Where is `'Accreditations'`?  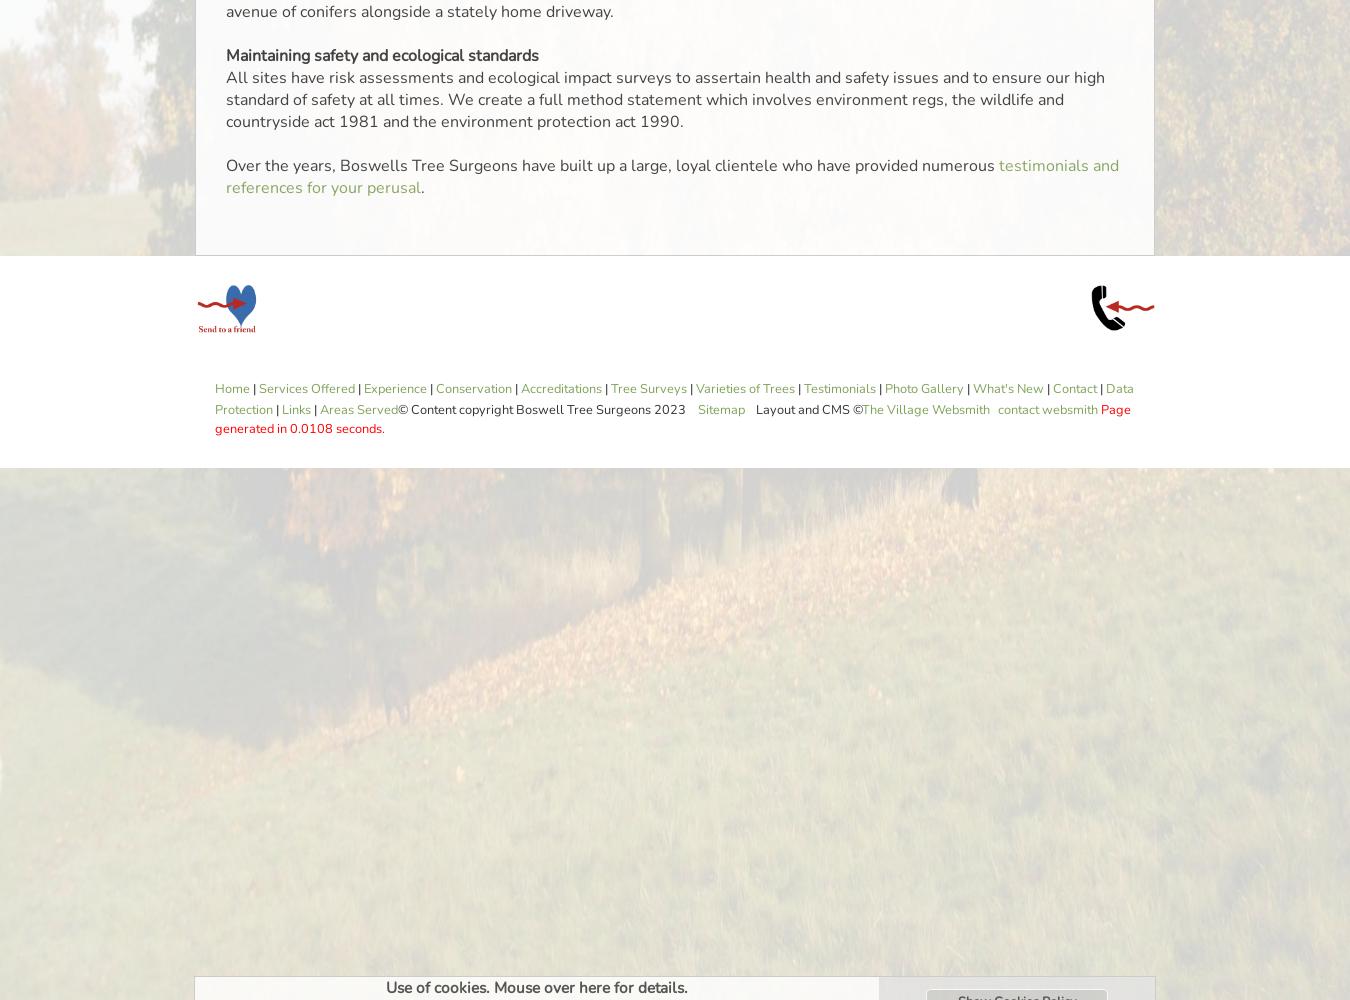 'Accreditations' is located at coordinates (560, 389).